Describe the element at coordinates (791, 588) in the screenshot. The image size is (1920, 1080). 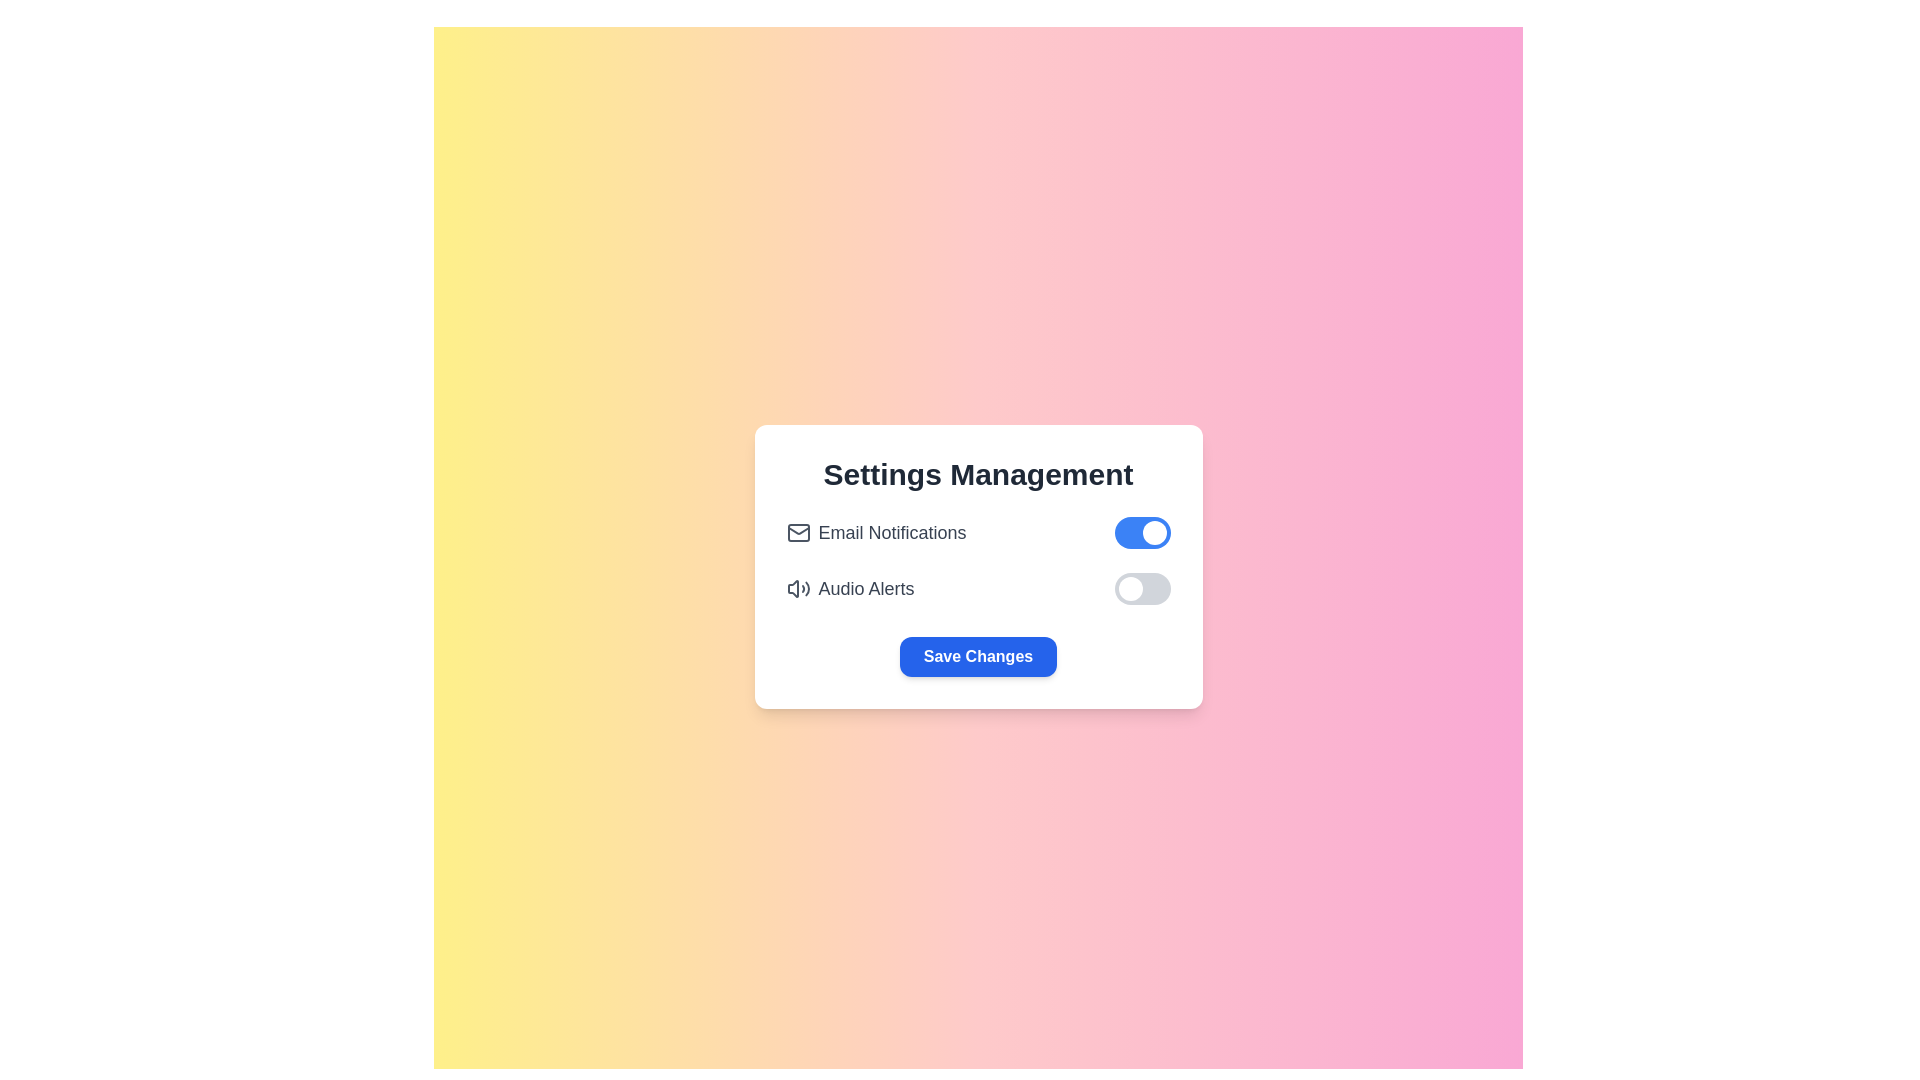
I see `the leftmost portion of the speaker icon, which is black on a white background and located to the left of the 'Audio Alerts' text in the settings menu` at that location.